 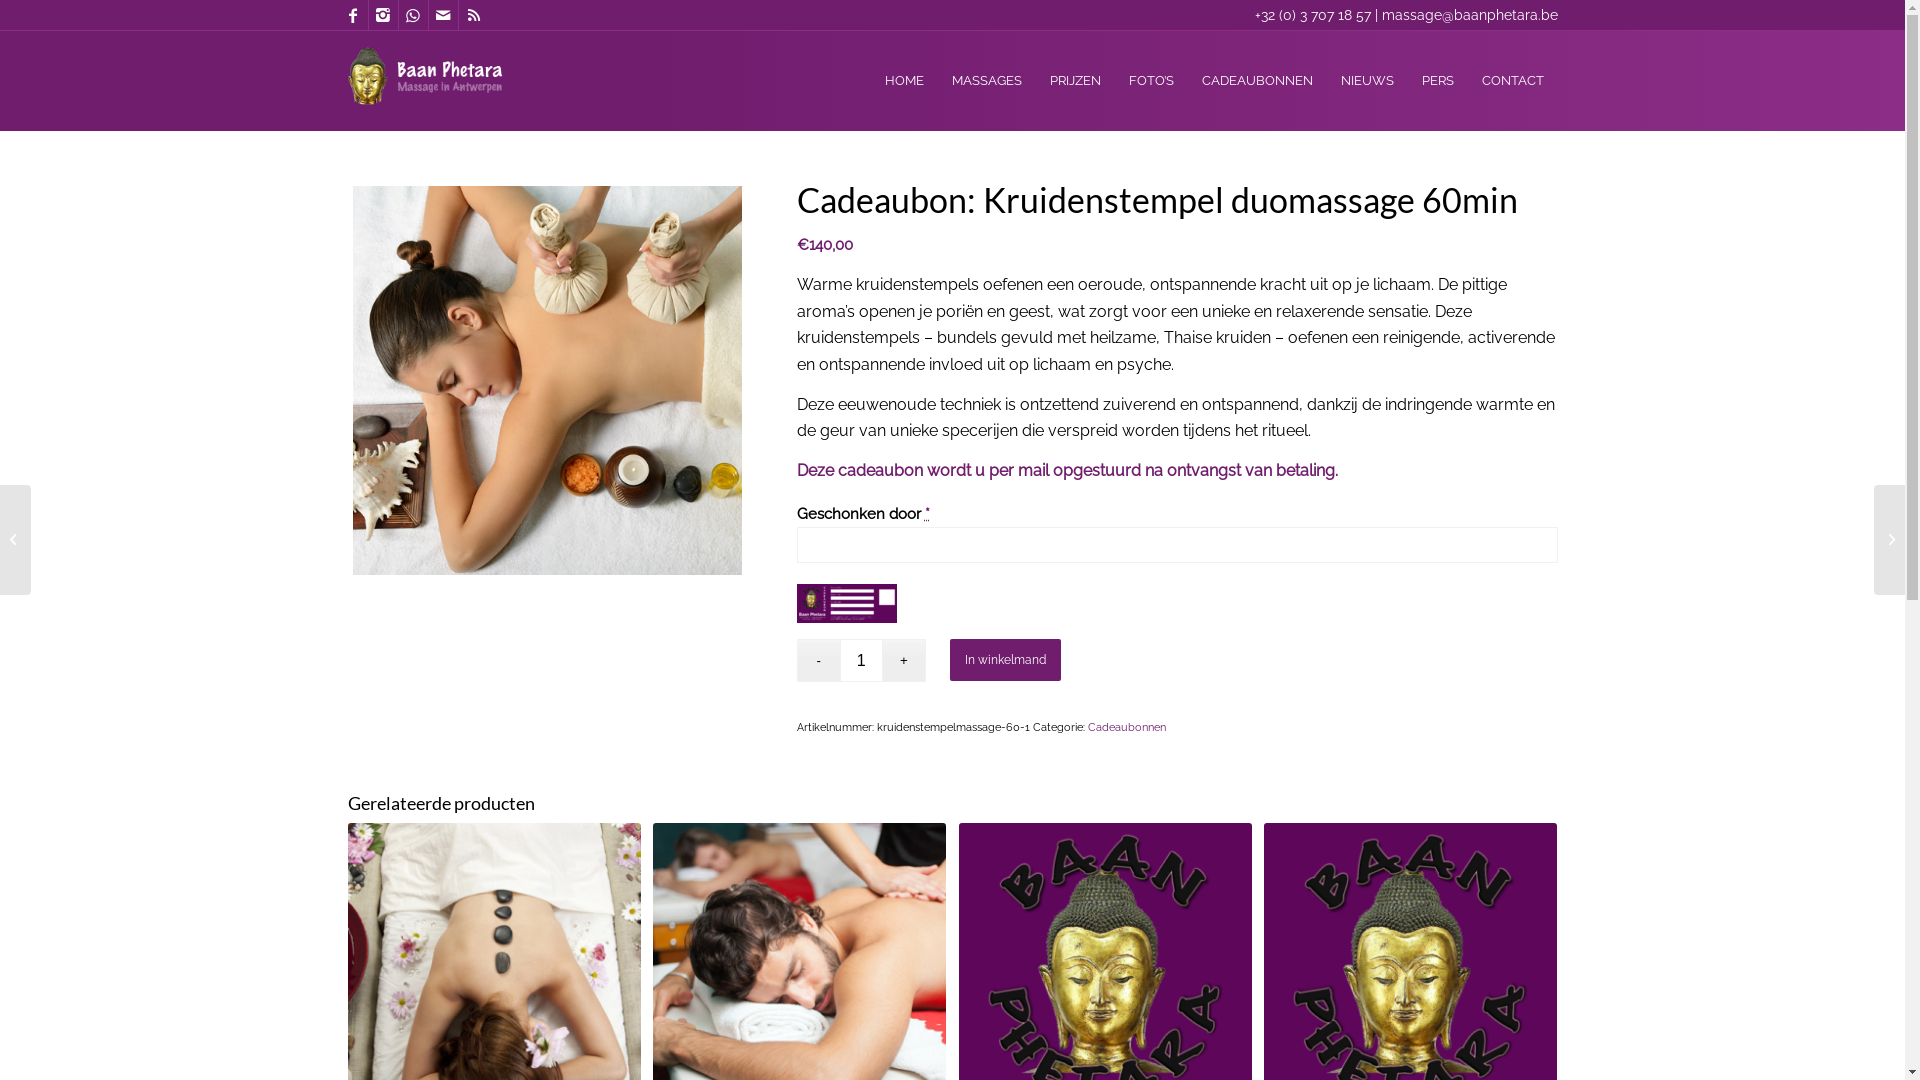 What do you see at coordinates (1437, 80) in the screenshot?
I see `'PERS'` at bounding box center [1437, 80].